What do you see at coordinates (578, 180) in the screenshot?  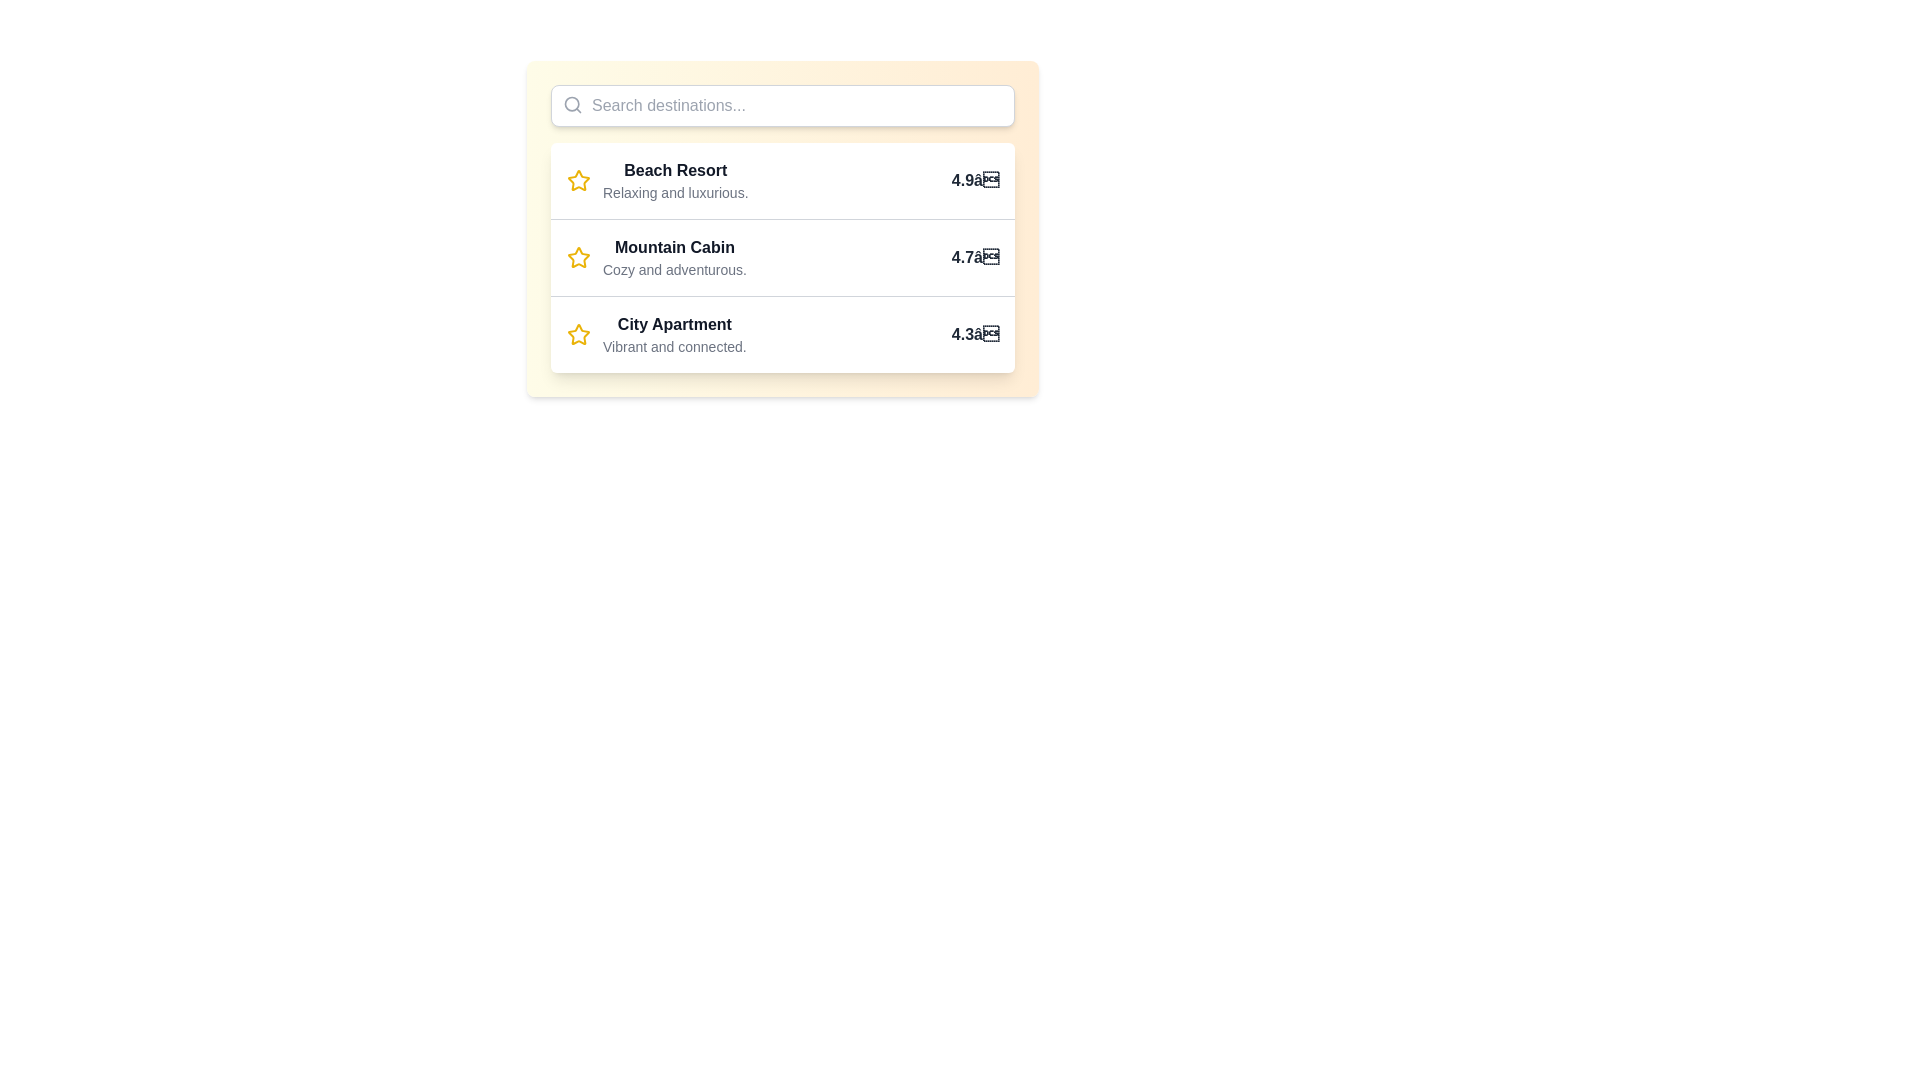 I see `the yellow star-shaped icon located to the immediate left of the 'Mountain Cabin' entry in the list of destinations` at bounding box center [578, 180].